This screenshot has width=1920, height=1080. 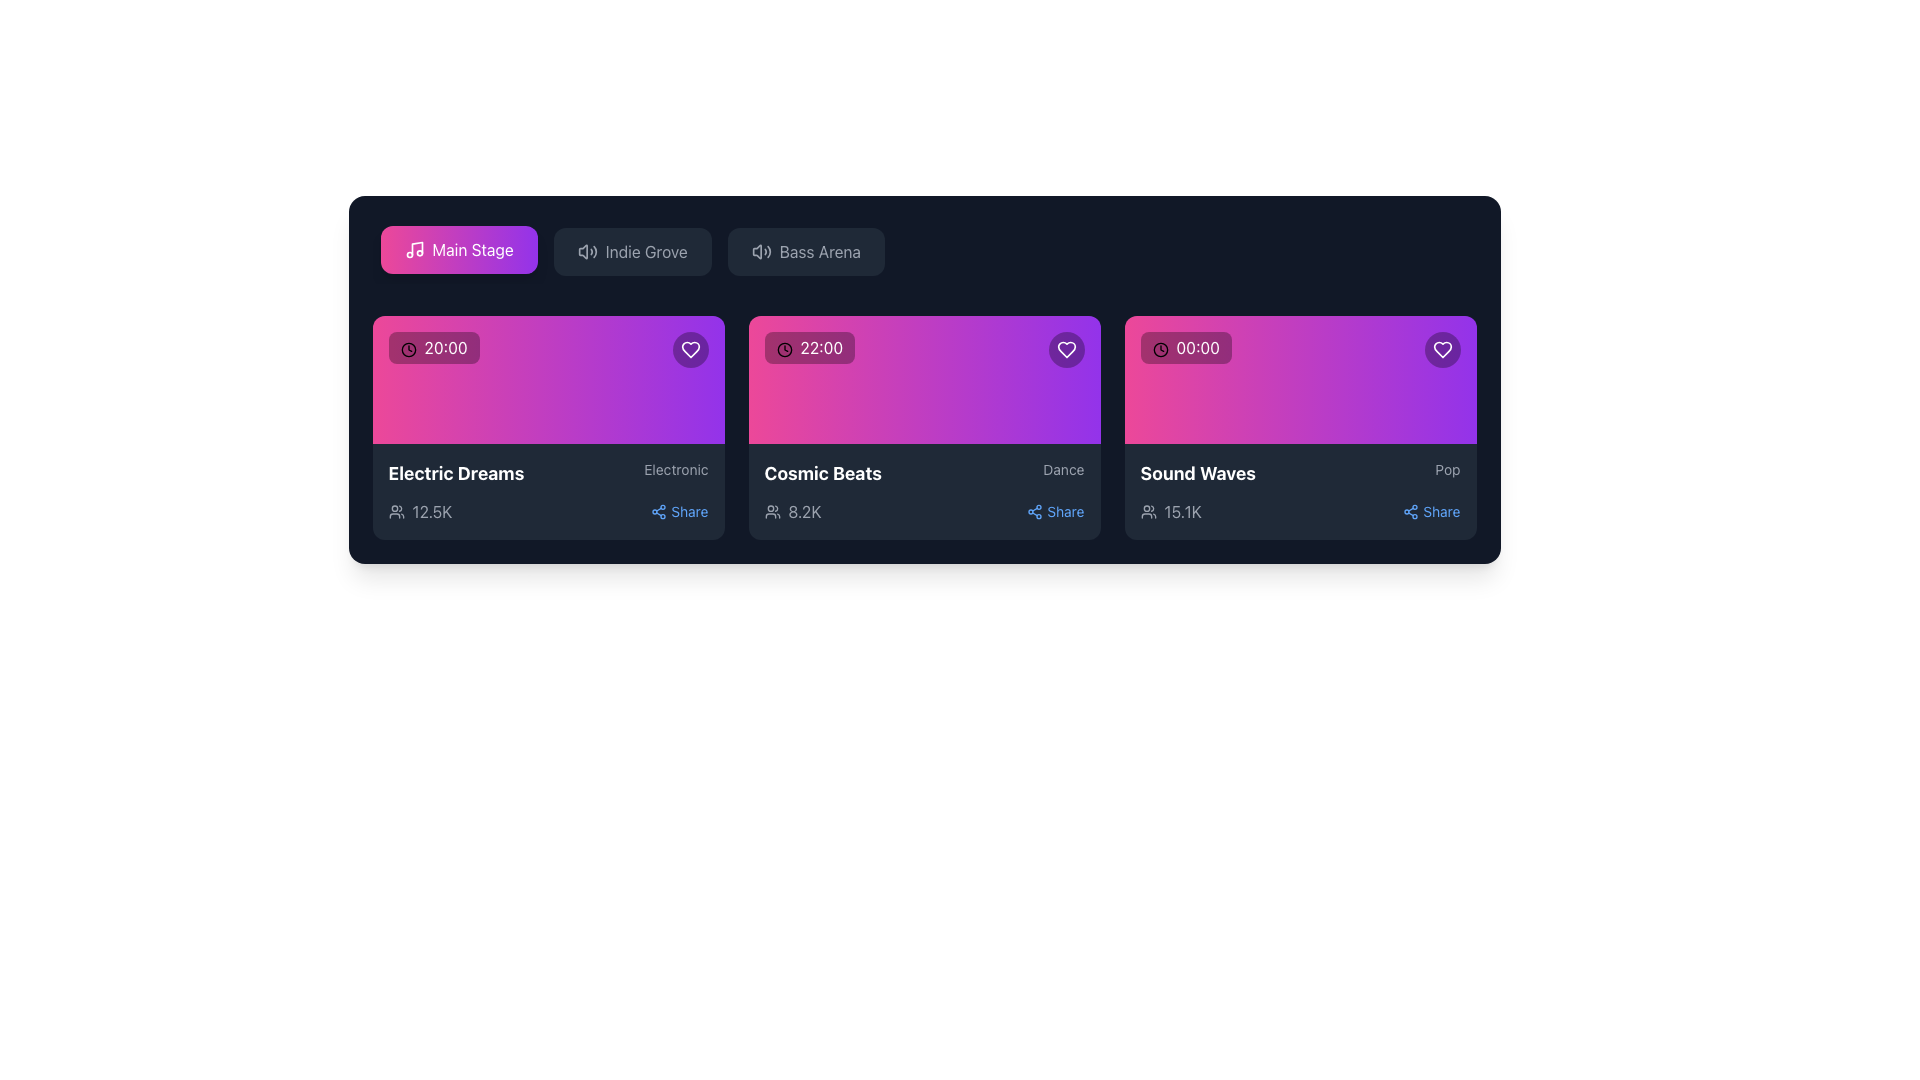 What do you see at coordinates (1442, 349) in the screenshot?
I see `the heart icon in the top-right corner of the third card labeled 'Sound Waves' to mark the item as favorite` at bounding box center [1442, 349].